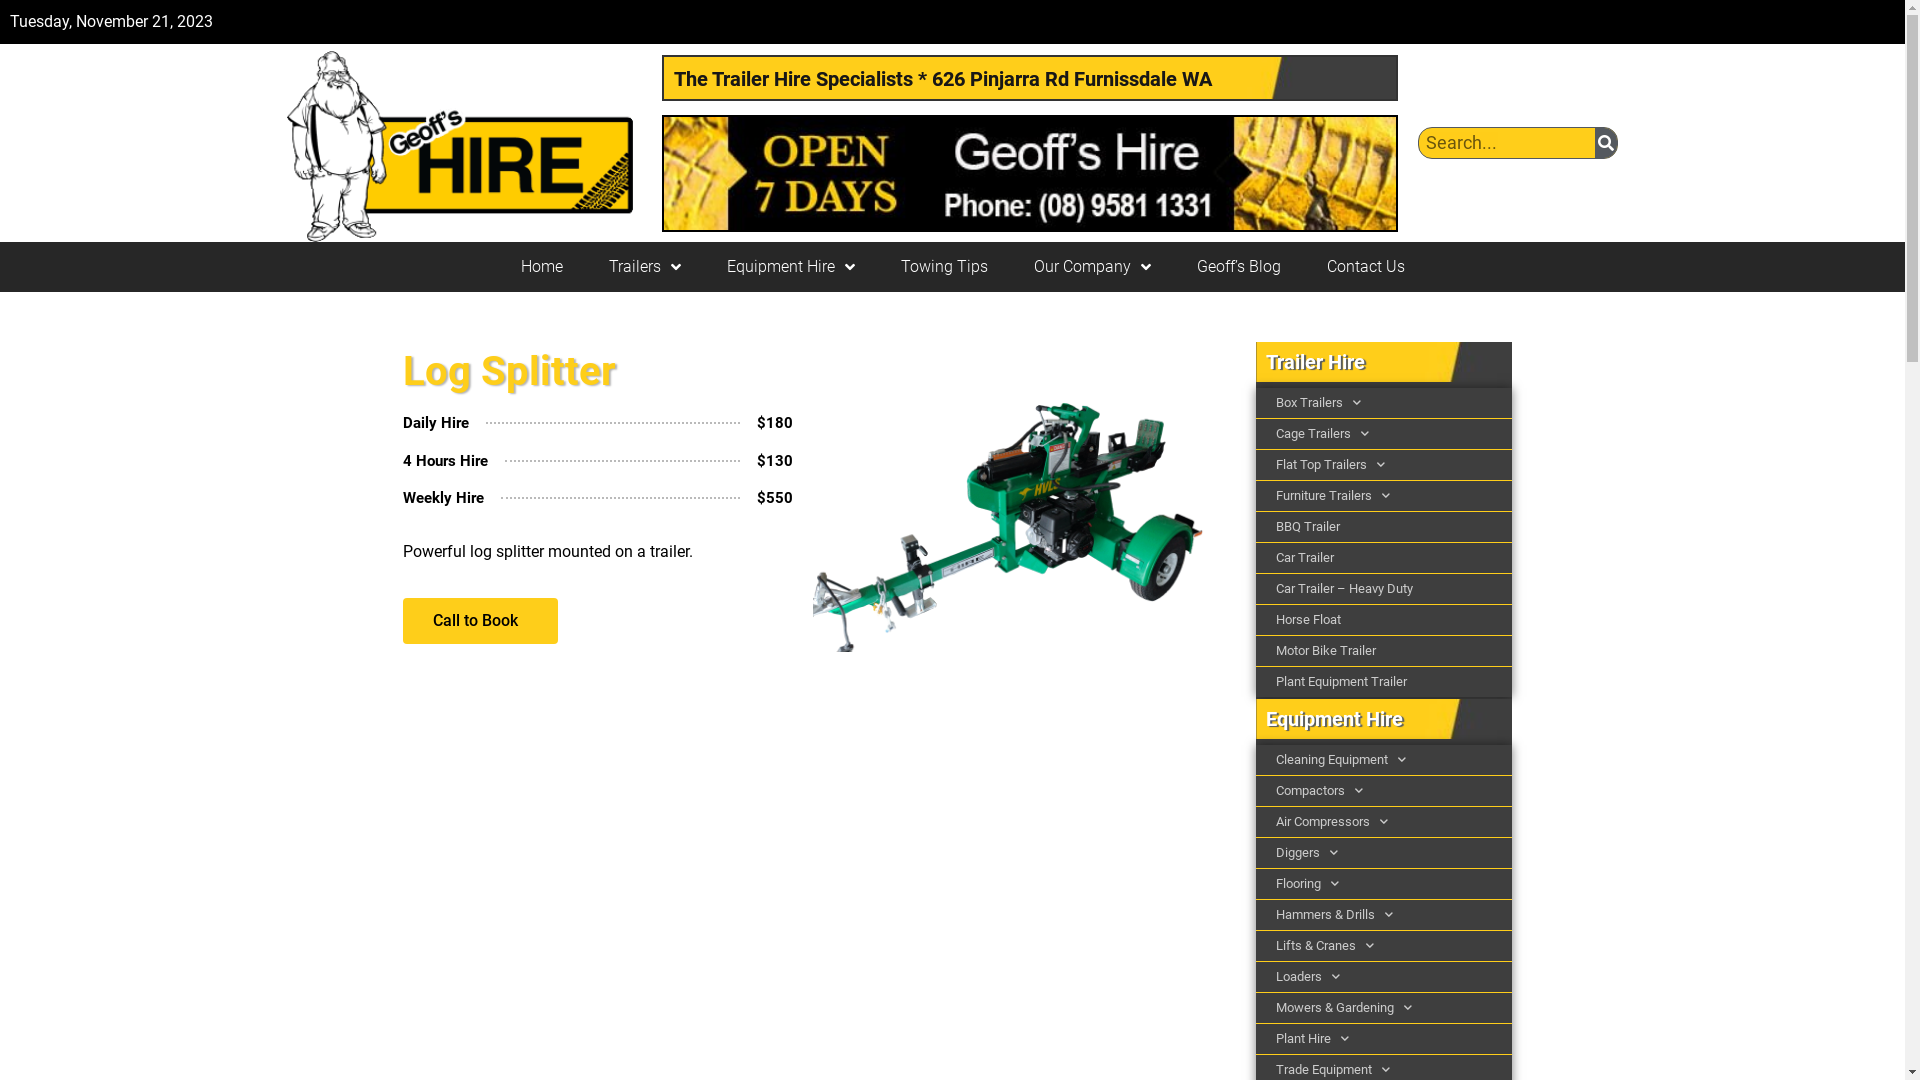 Image resolution: width=1920 pixels, height=1080 pixels. I want to click on 'Equipment Hire', so click(789, 265).